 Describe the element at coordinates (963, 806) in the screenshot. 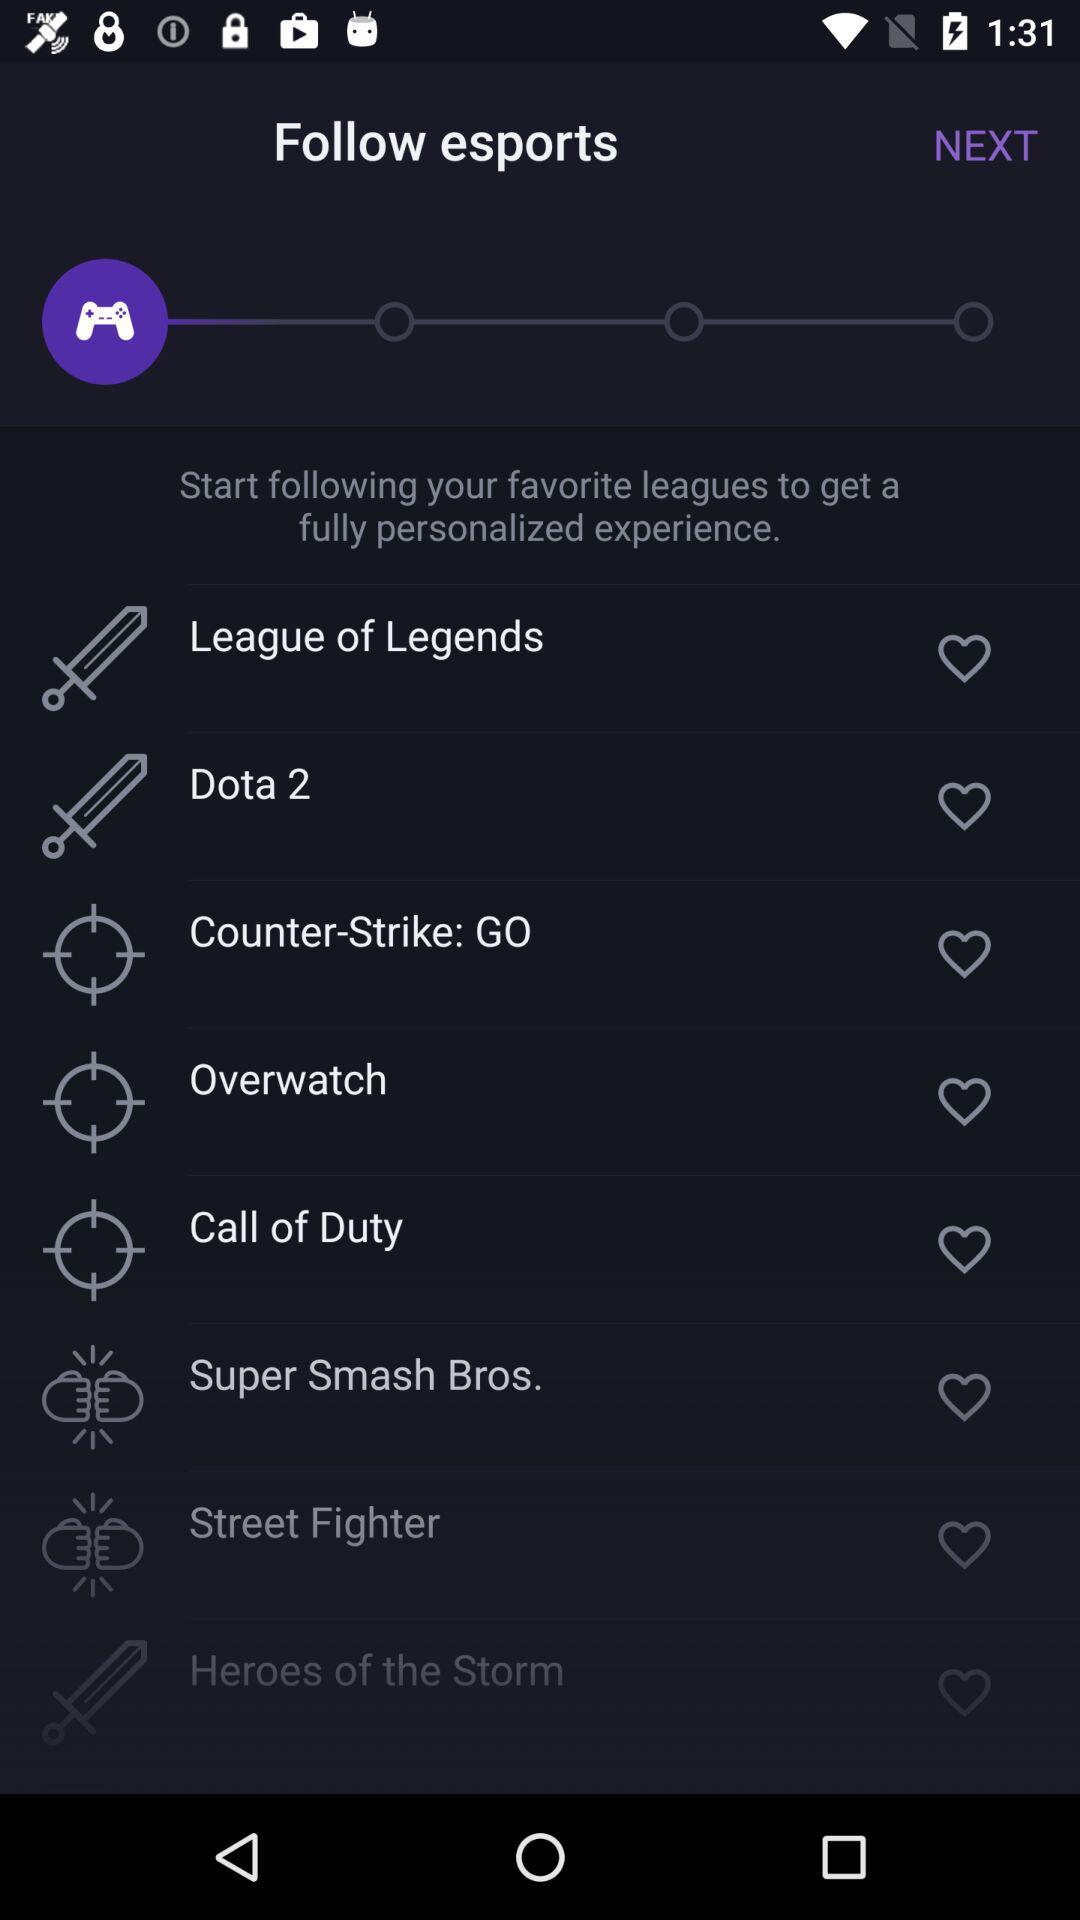

I see `the heart icon at right side of dota 2` at that location.